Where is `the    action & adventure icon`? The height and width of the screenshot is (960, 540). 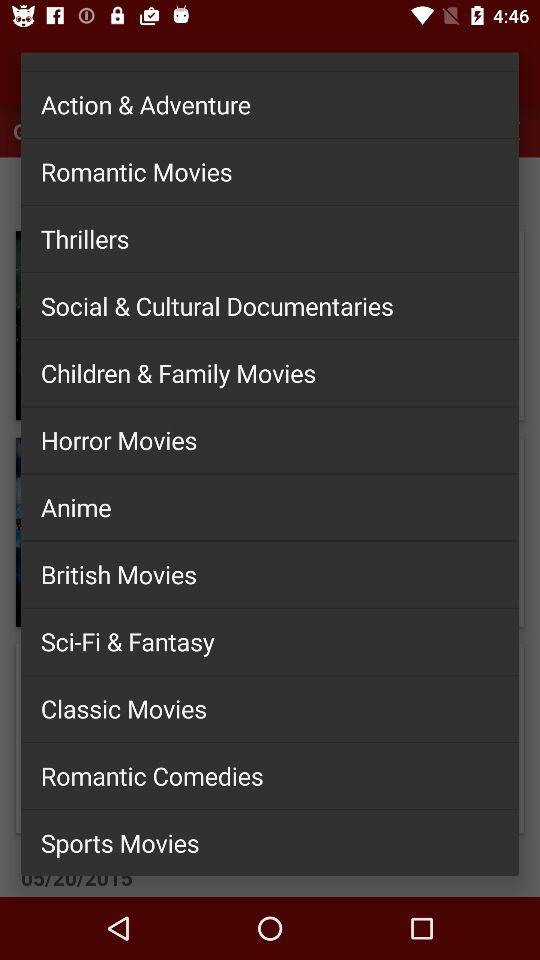 the    action & adventure icon is located at coordinates (270, 104).